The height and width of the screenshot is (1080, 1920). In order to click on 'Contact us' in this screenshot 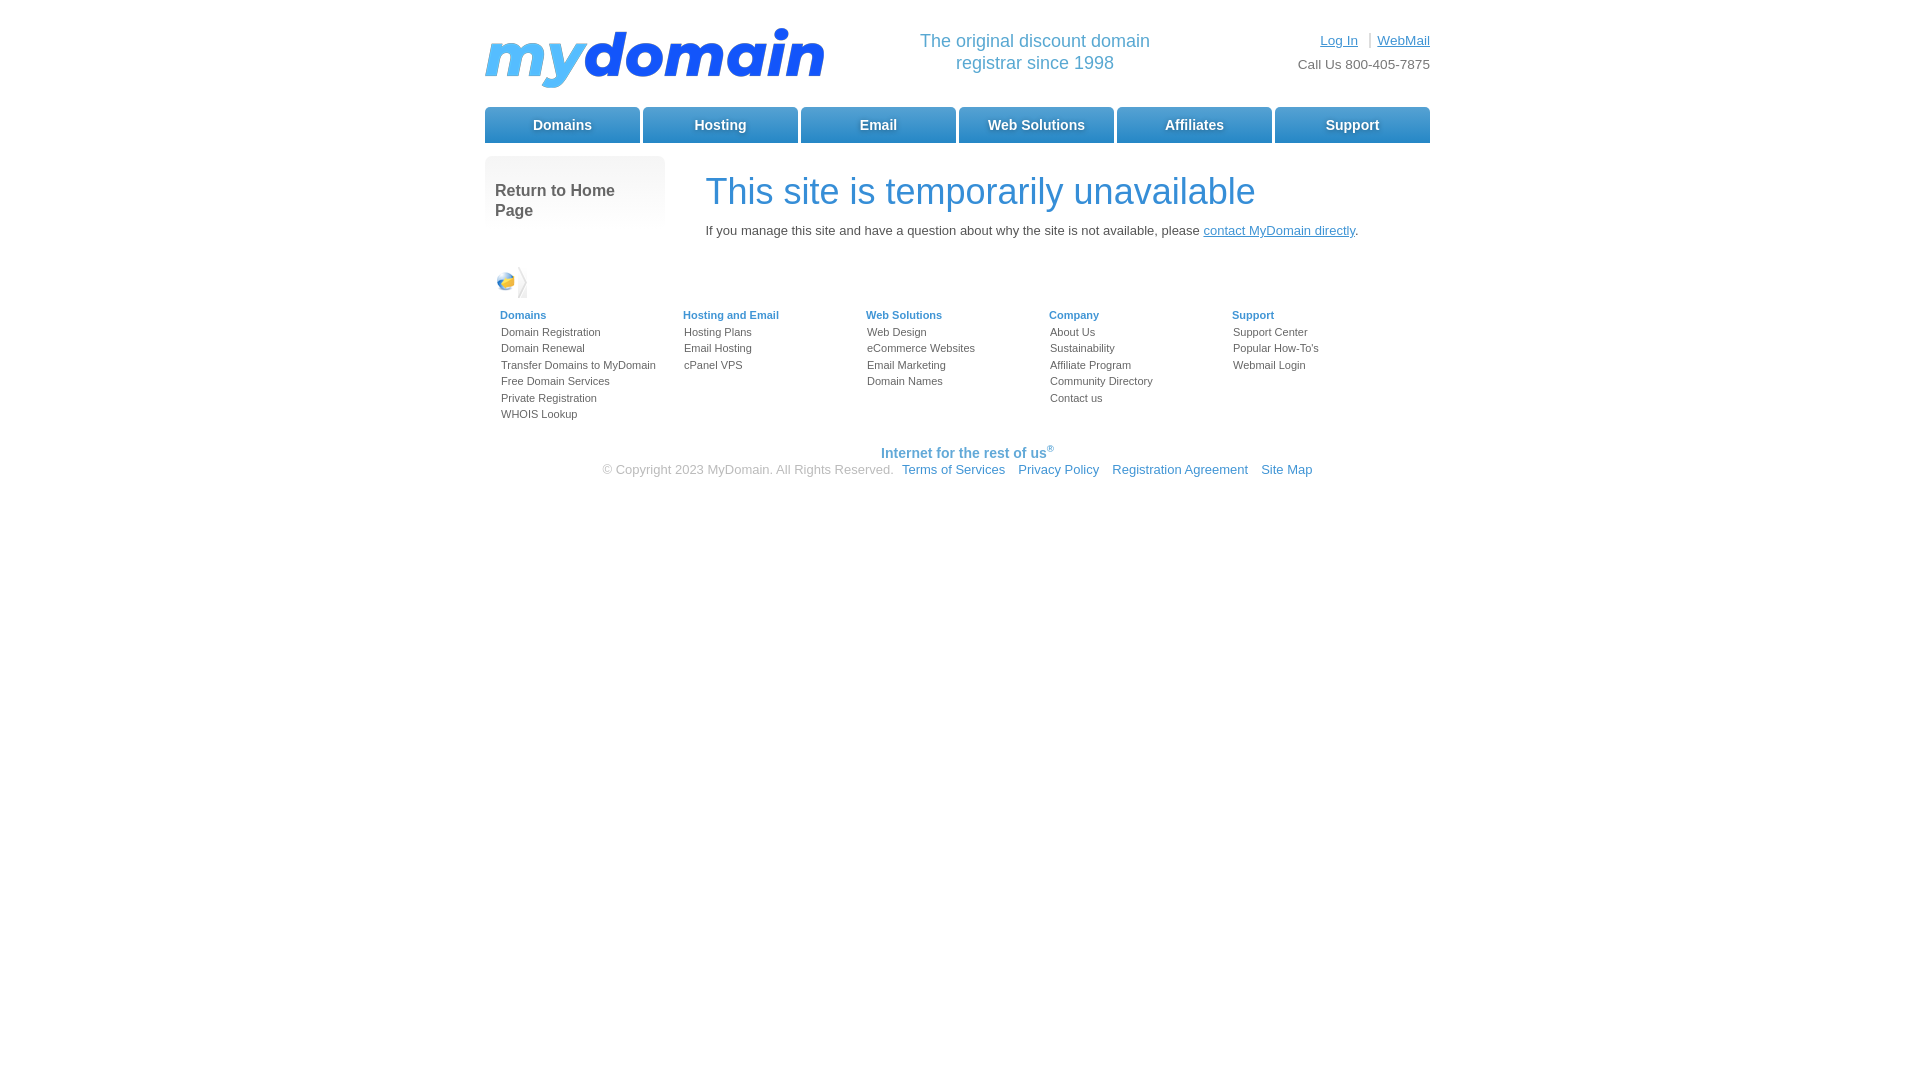, I will do `click(1075, 397)`.